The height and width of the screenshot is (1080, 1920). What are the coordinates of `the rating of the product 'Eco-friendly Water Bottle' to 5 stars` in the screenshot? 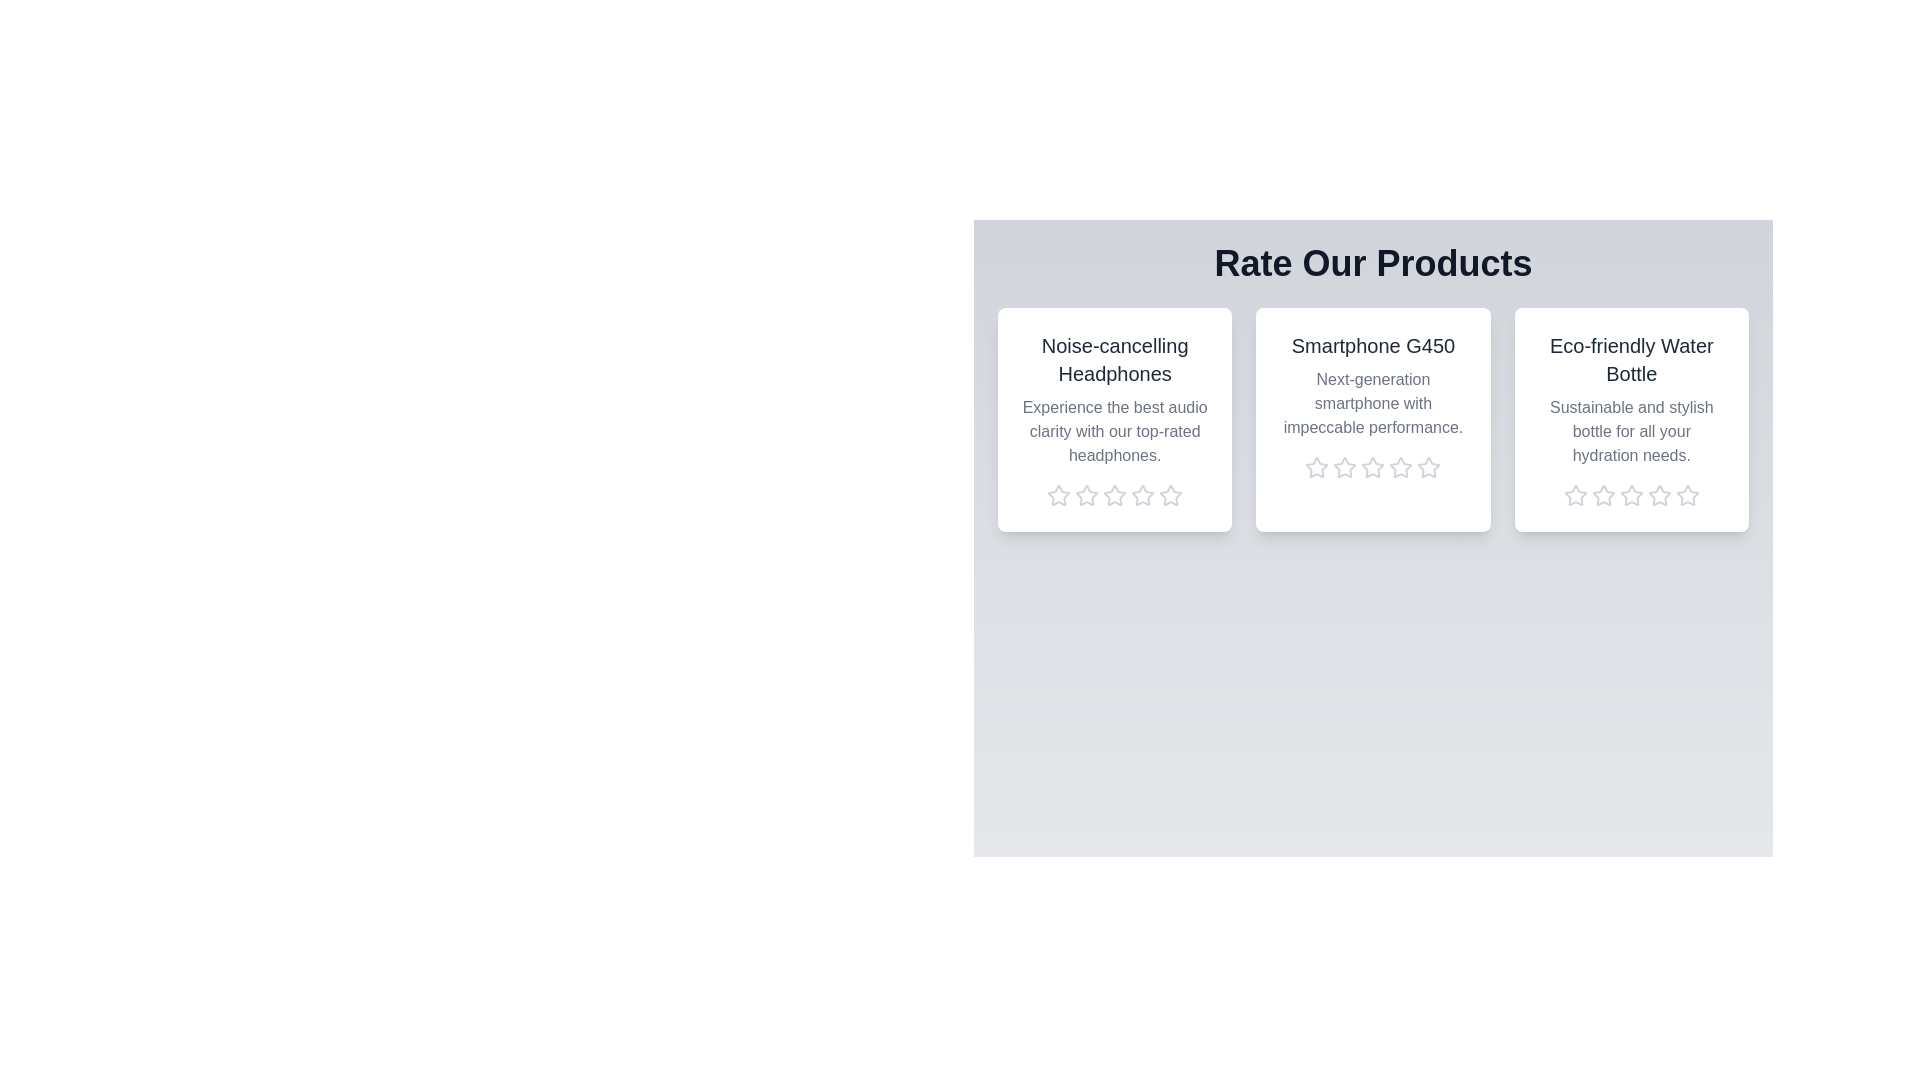 It's located at (1685, 495).